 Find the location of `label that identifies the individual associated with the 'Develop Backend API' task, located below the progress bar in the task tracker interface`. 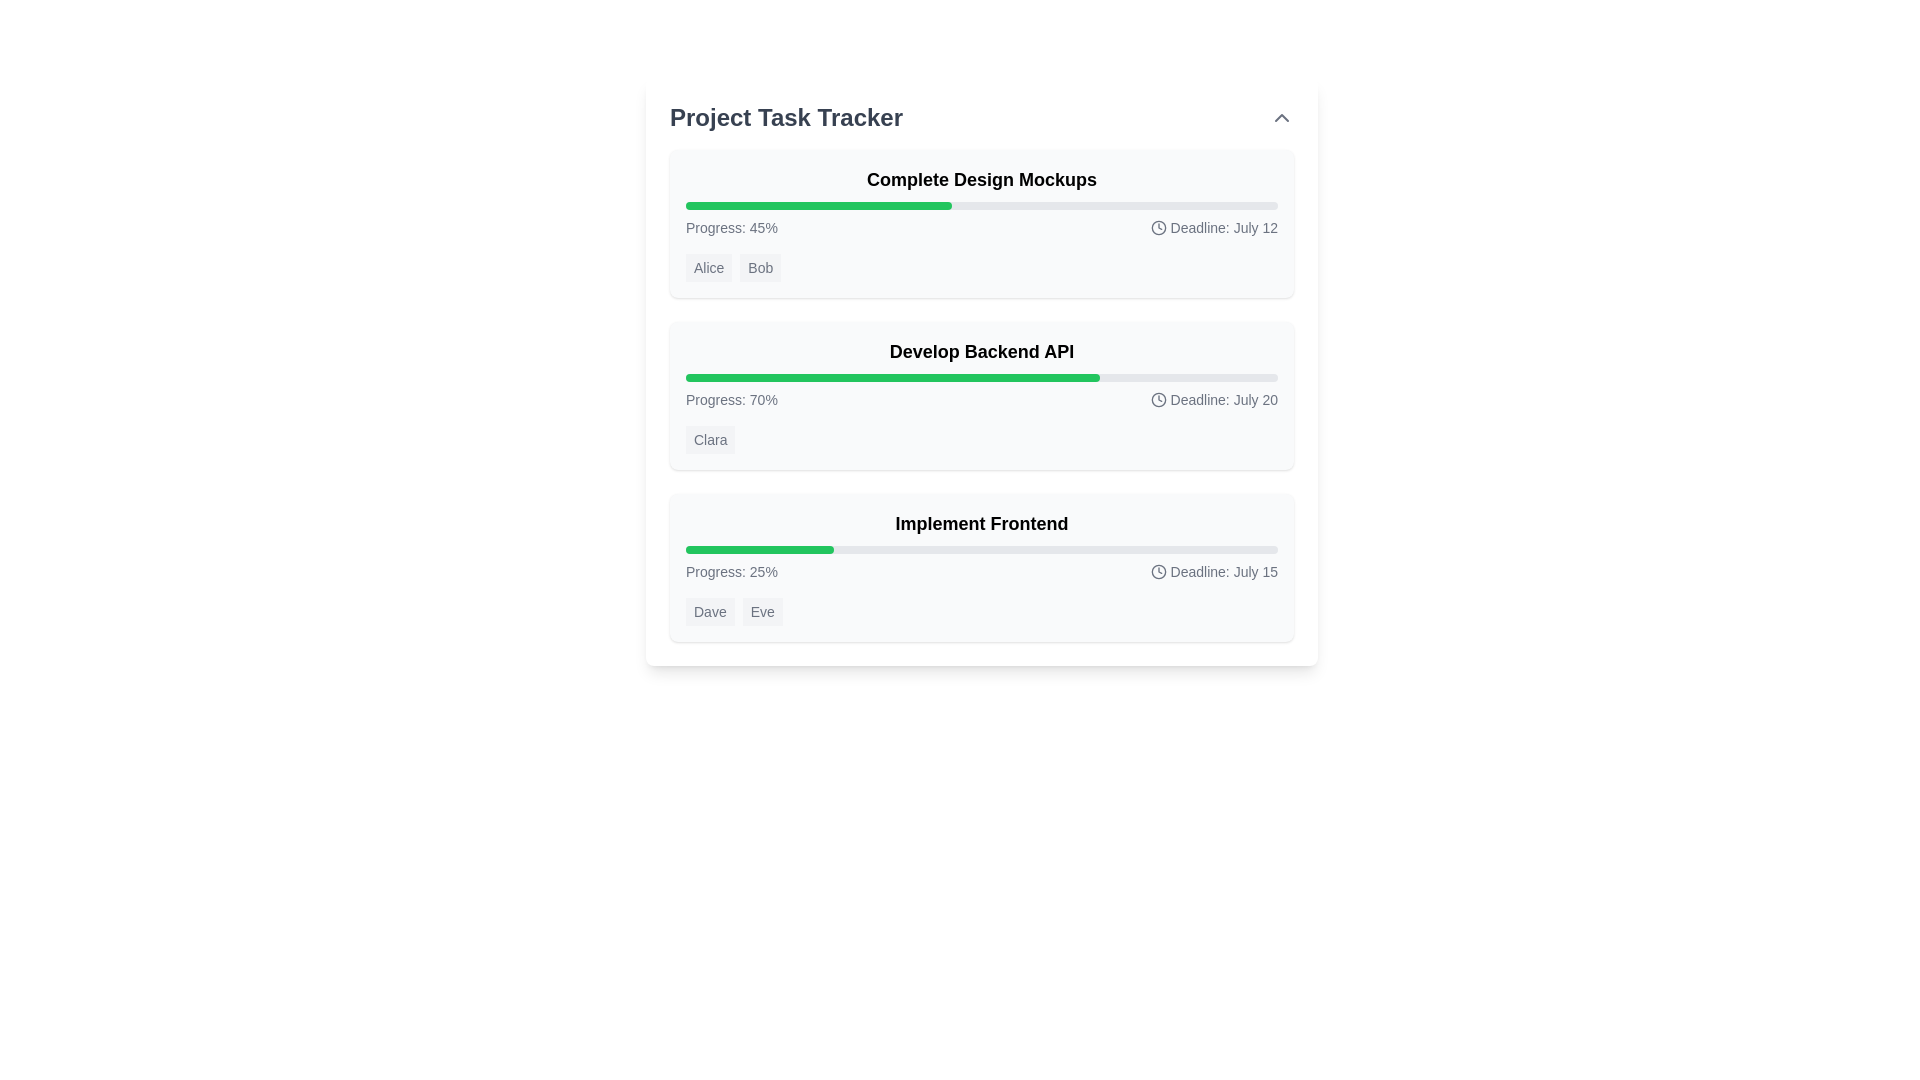

label that identifies the individual associated with the 'Develop Backend API' task, located below the progress bar in the task tracker interface is located at coordinates (710, 438).